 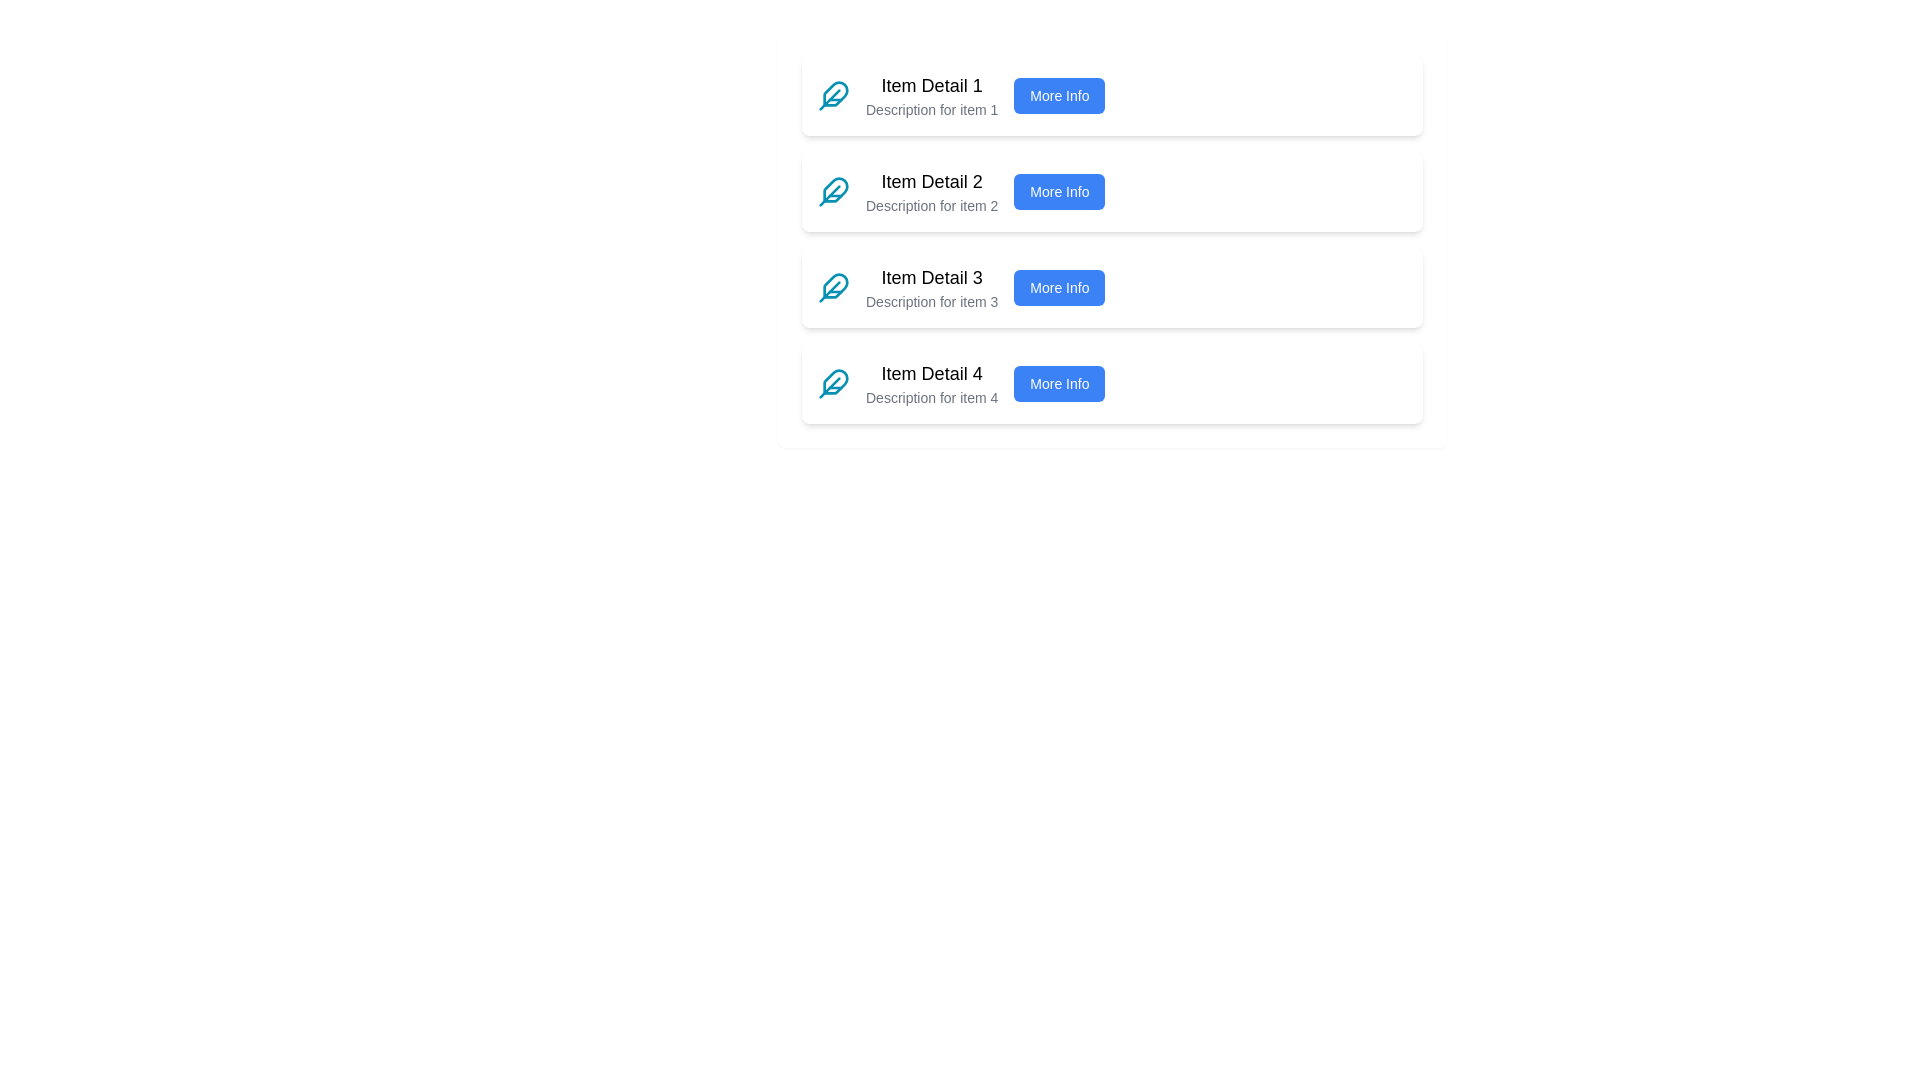 I want to click on the text label displaying 'Description for item 3', which is styled in a smaller, gray-colored font and located beneath the 'Item Detail 3' heading, so click(x=931, y=301).